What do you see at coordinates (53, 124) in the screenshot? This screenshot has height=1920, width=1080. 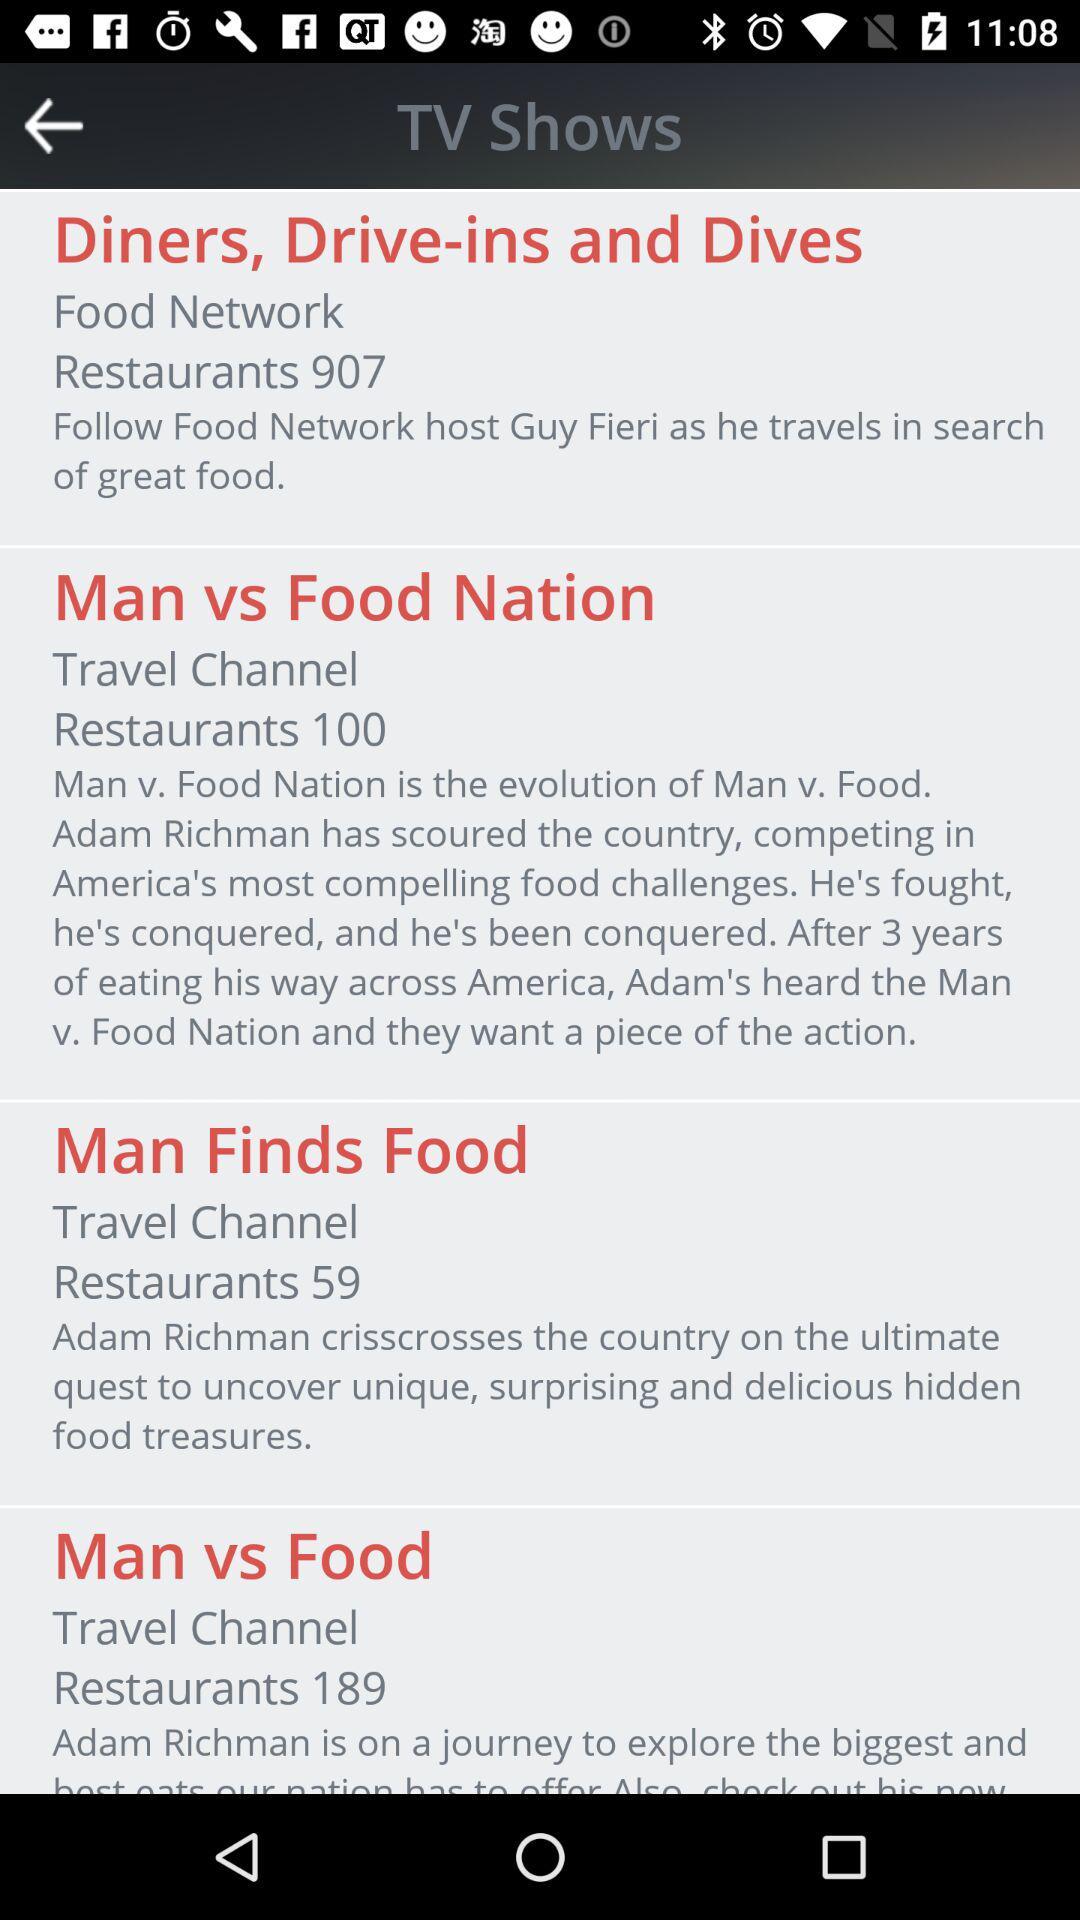 I see `the icon next to tv shows item` at bounding box center [53, 124].